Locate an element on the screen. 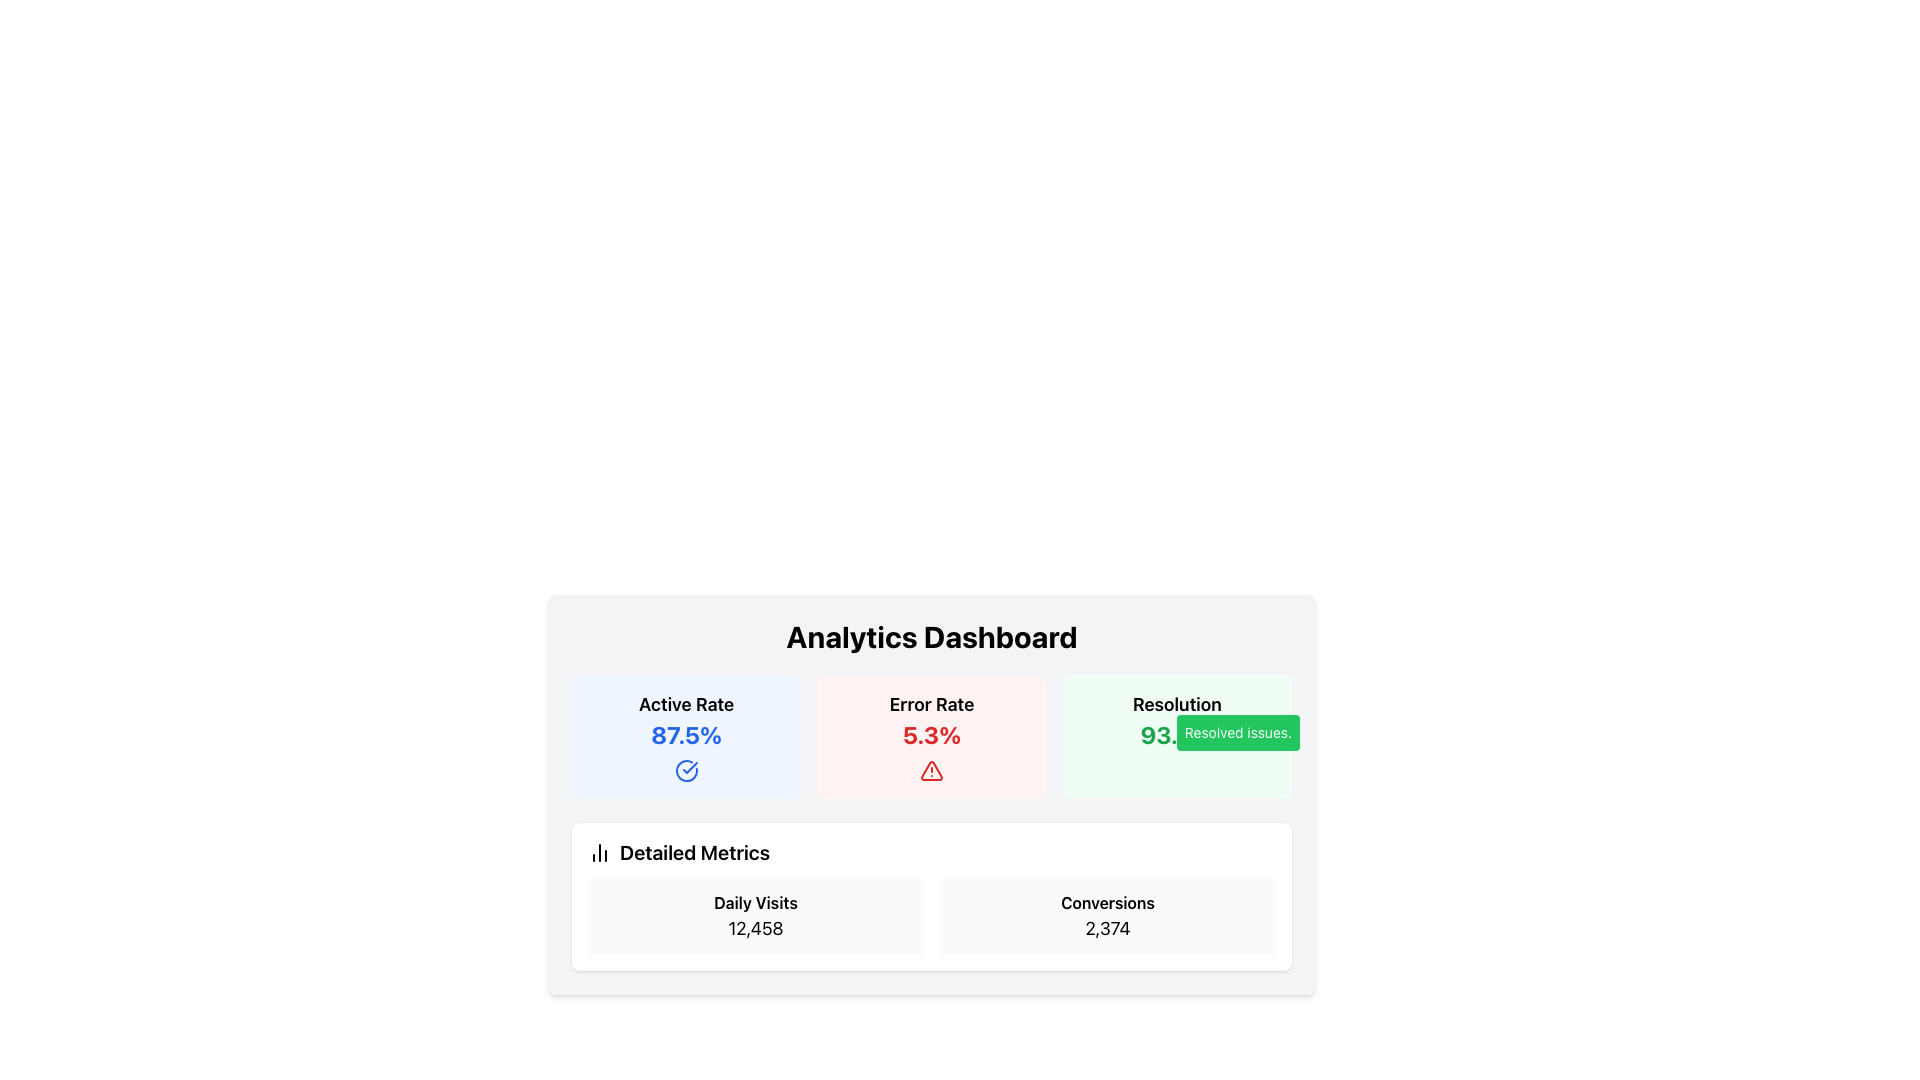 The height and width of the screenshot is (1080, 1920). displayed value '93.2%' from the text display that is part of the 'Resolution' card, which is centrally aligned in a light green background with rounded corners is located at coordinates (1177, 735).